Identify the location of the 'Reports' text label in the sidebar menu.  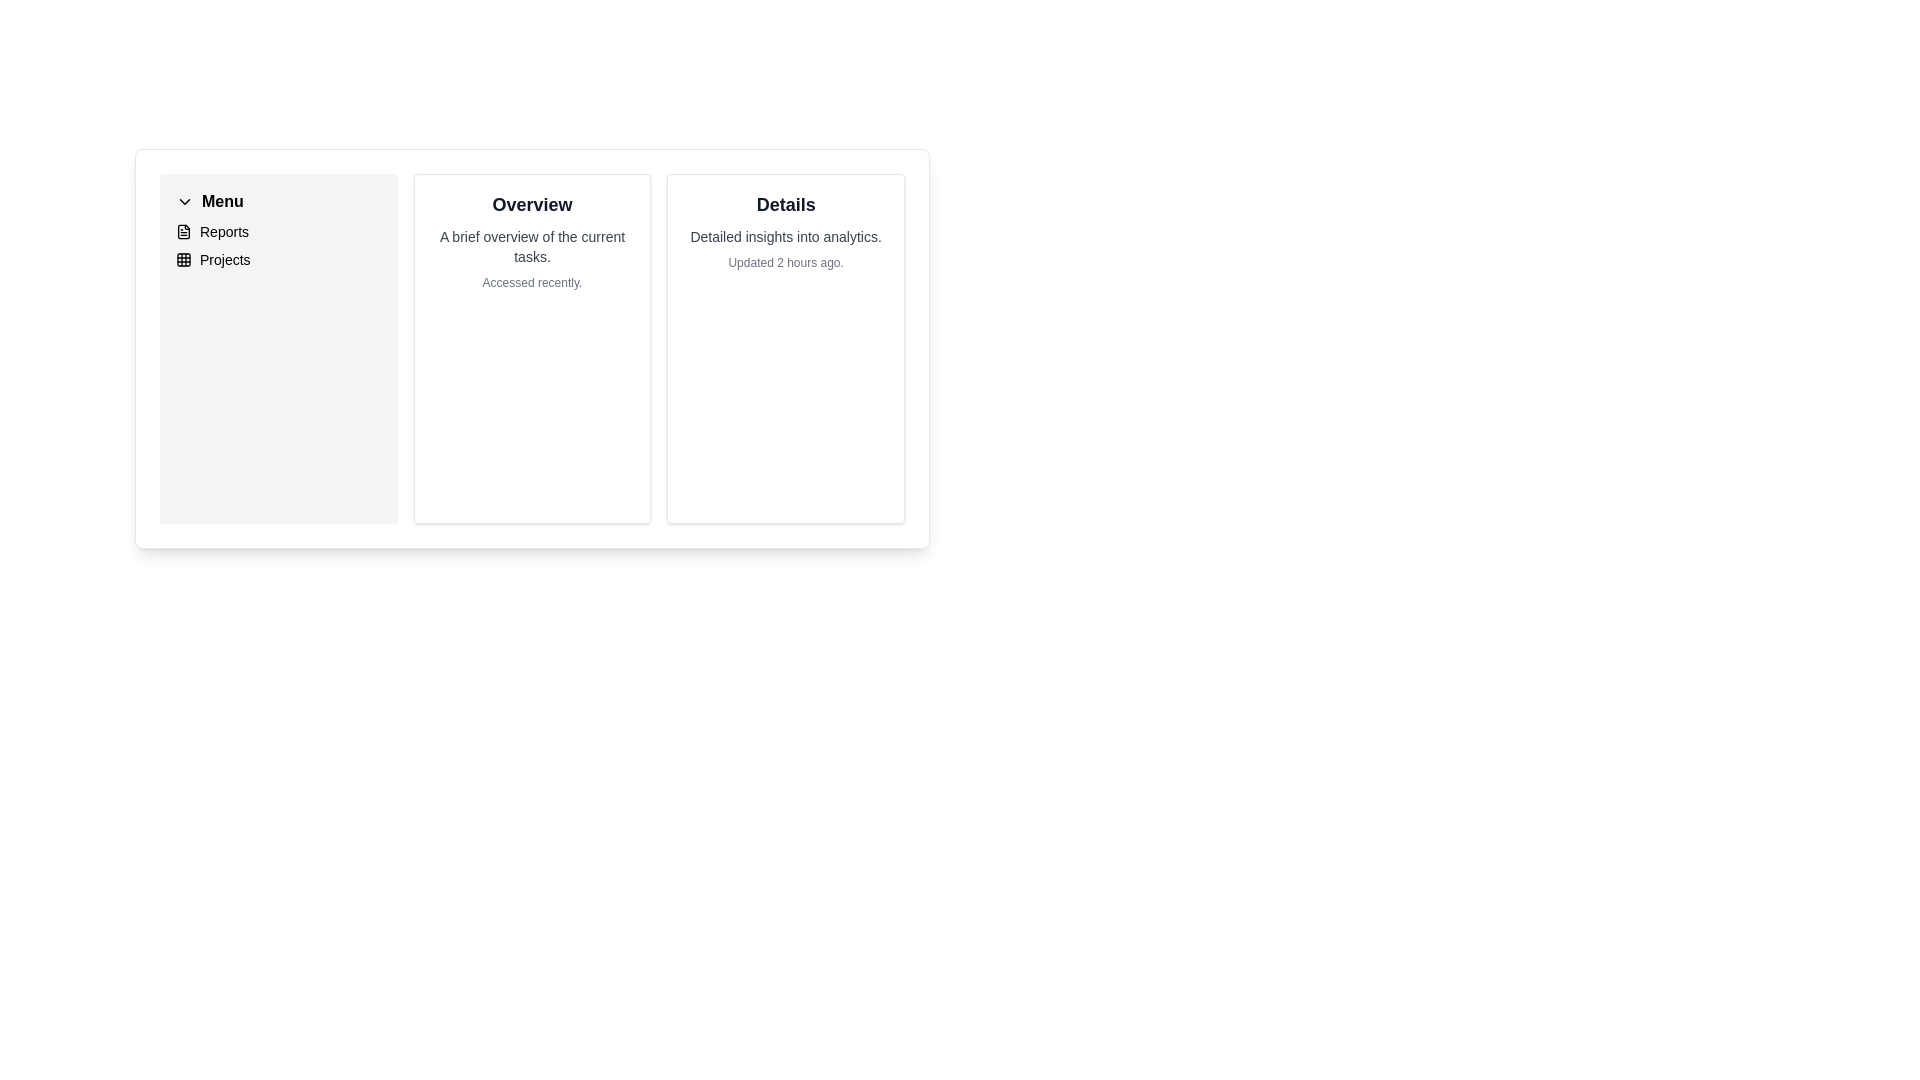
(224, 230).